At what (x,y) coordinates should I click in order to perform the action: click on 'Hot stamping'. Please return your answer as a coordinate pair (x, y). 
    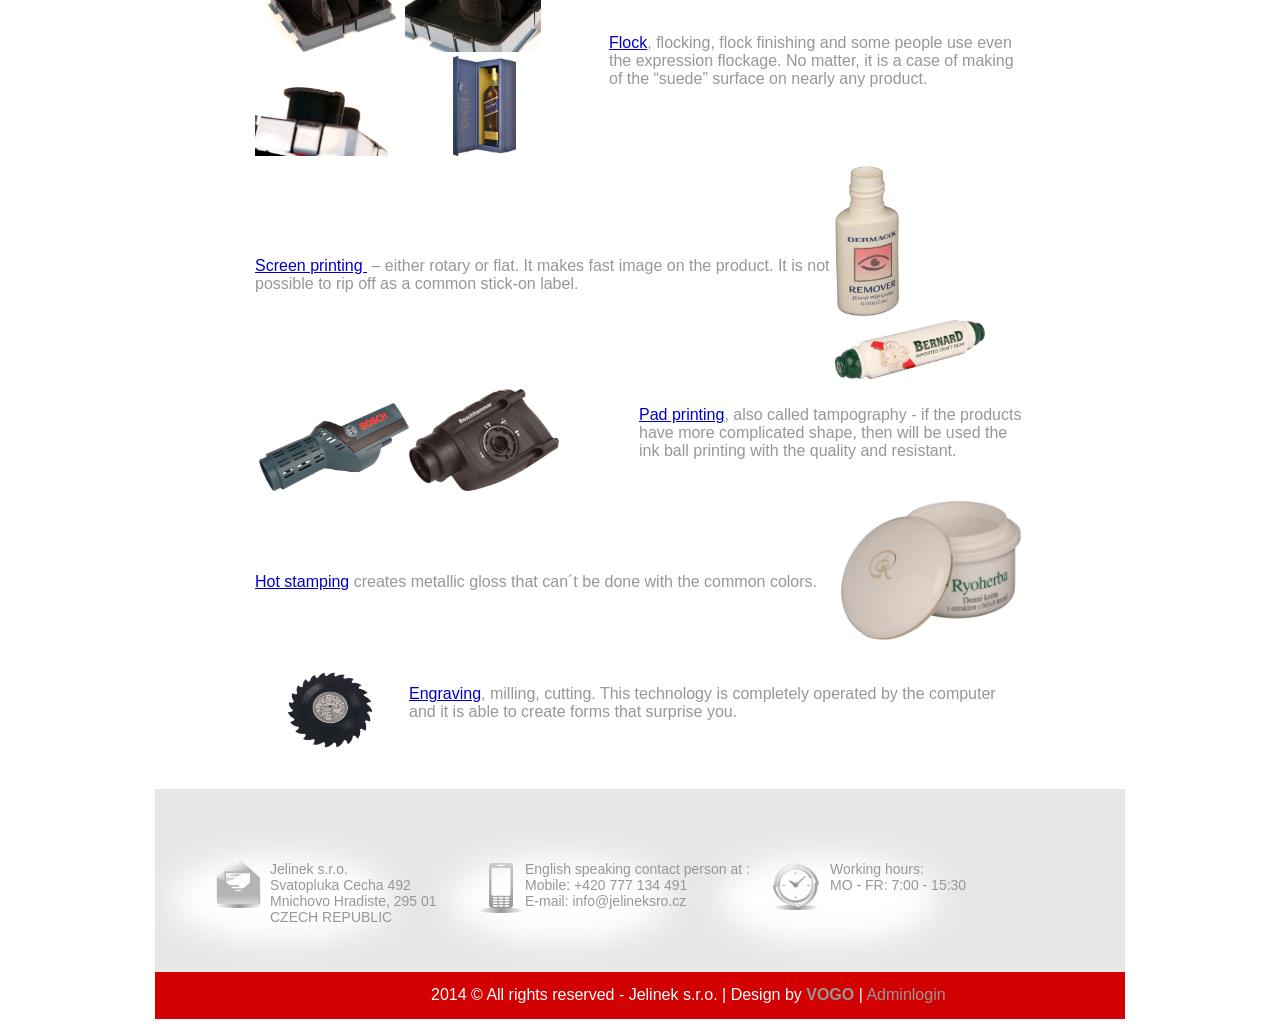
    Looking at the image, I should click on (253, 579).